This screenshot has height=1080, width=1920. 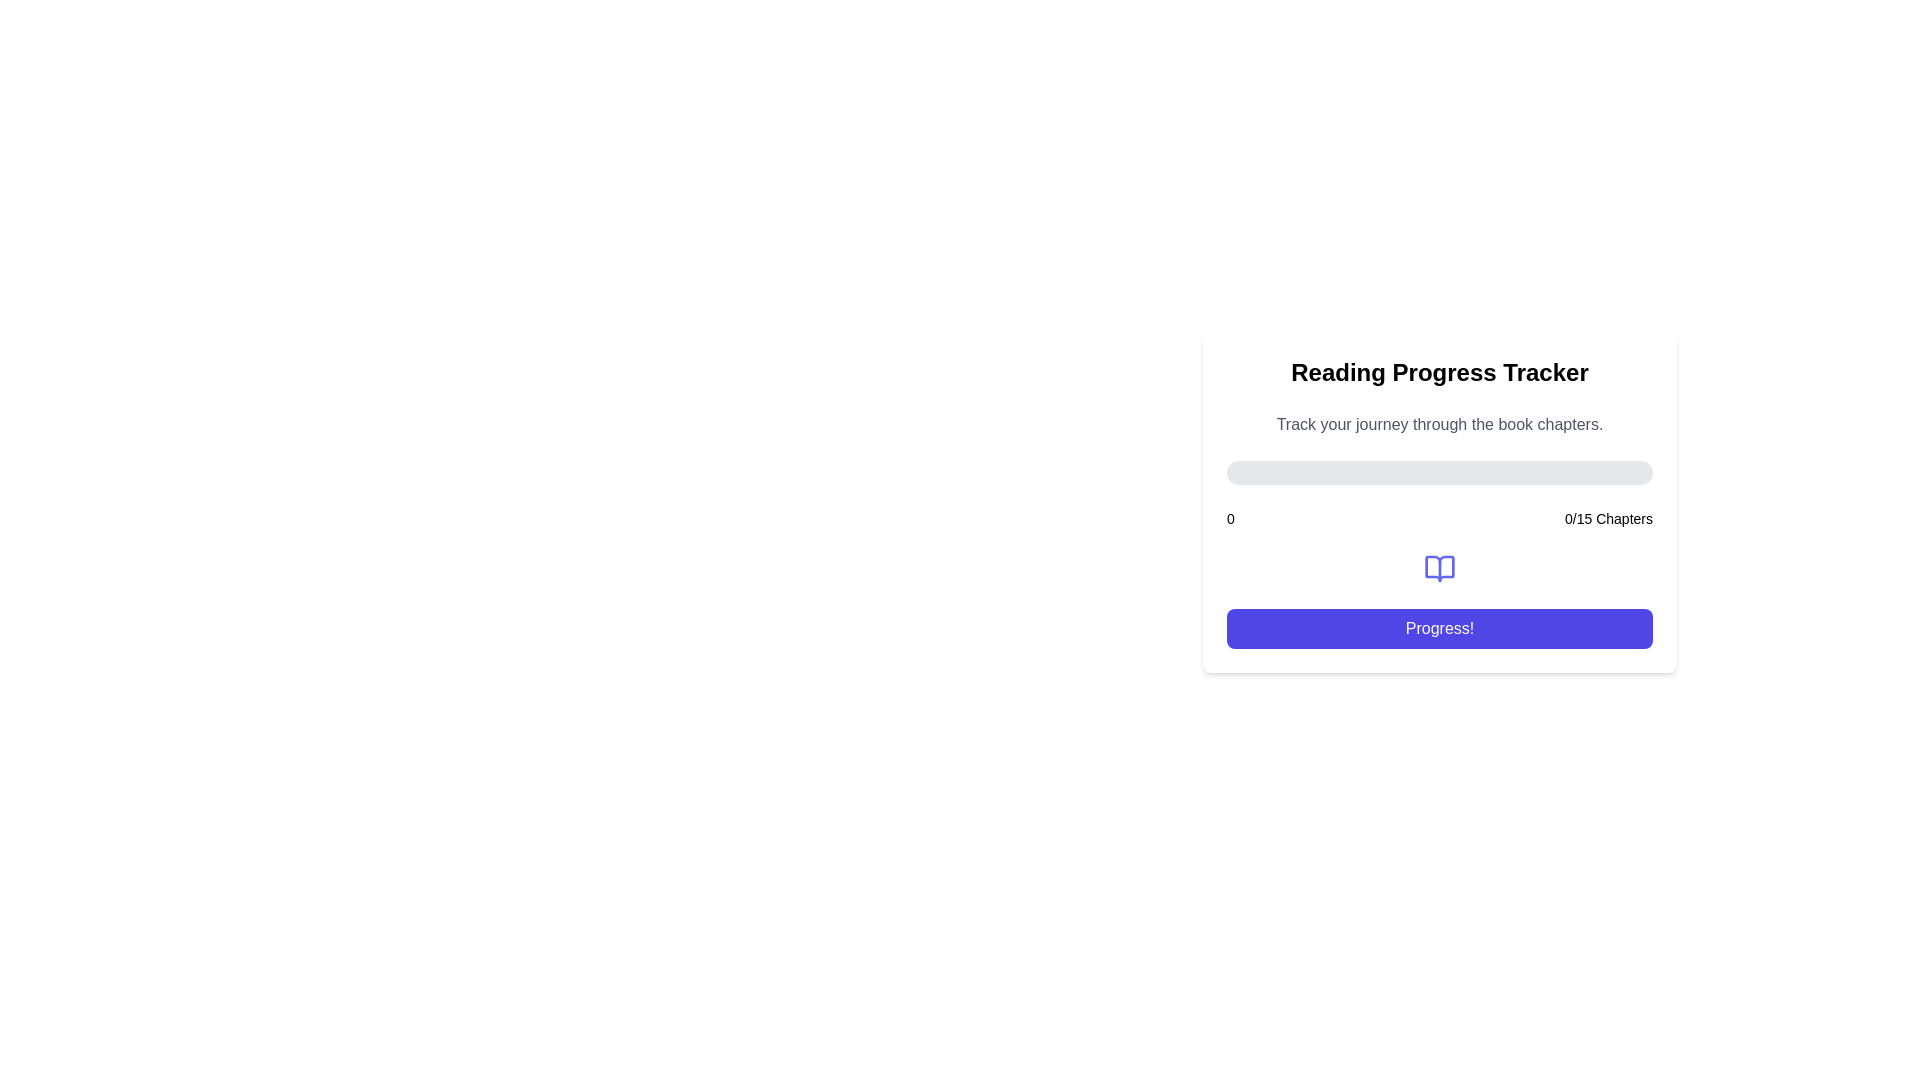 What do you see at coordinates (1440, 627) in the screenshot?
I see `the 'Progress!' button with a bold indigo background` at bounding box center [1440, 627].